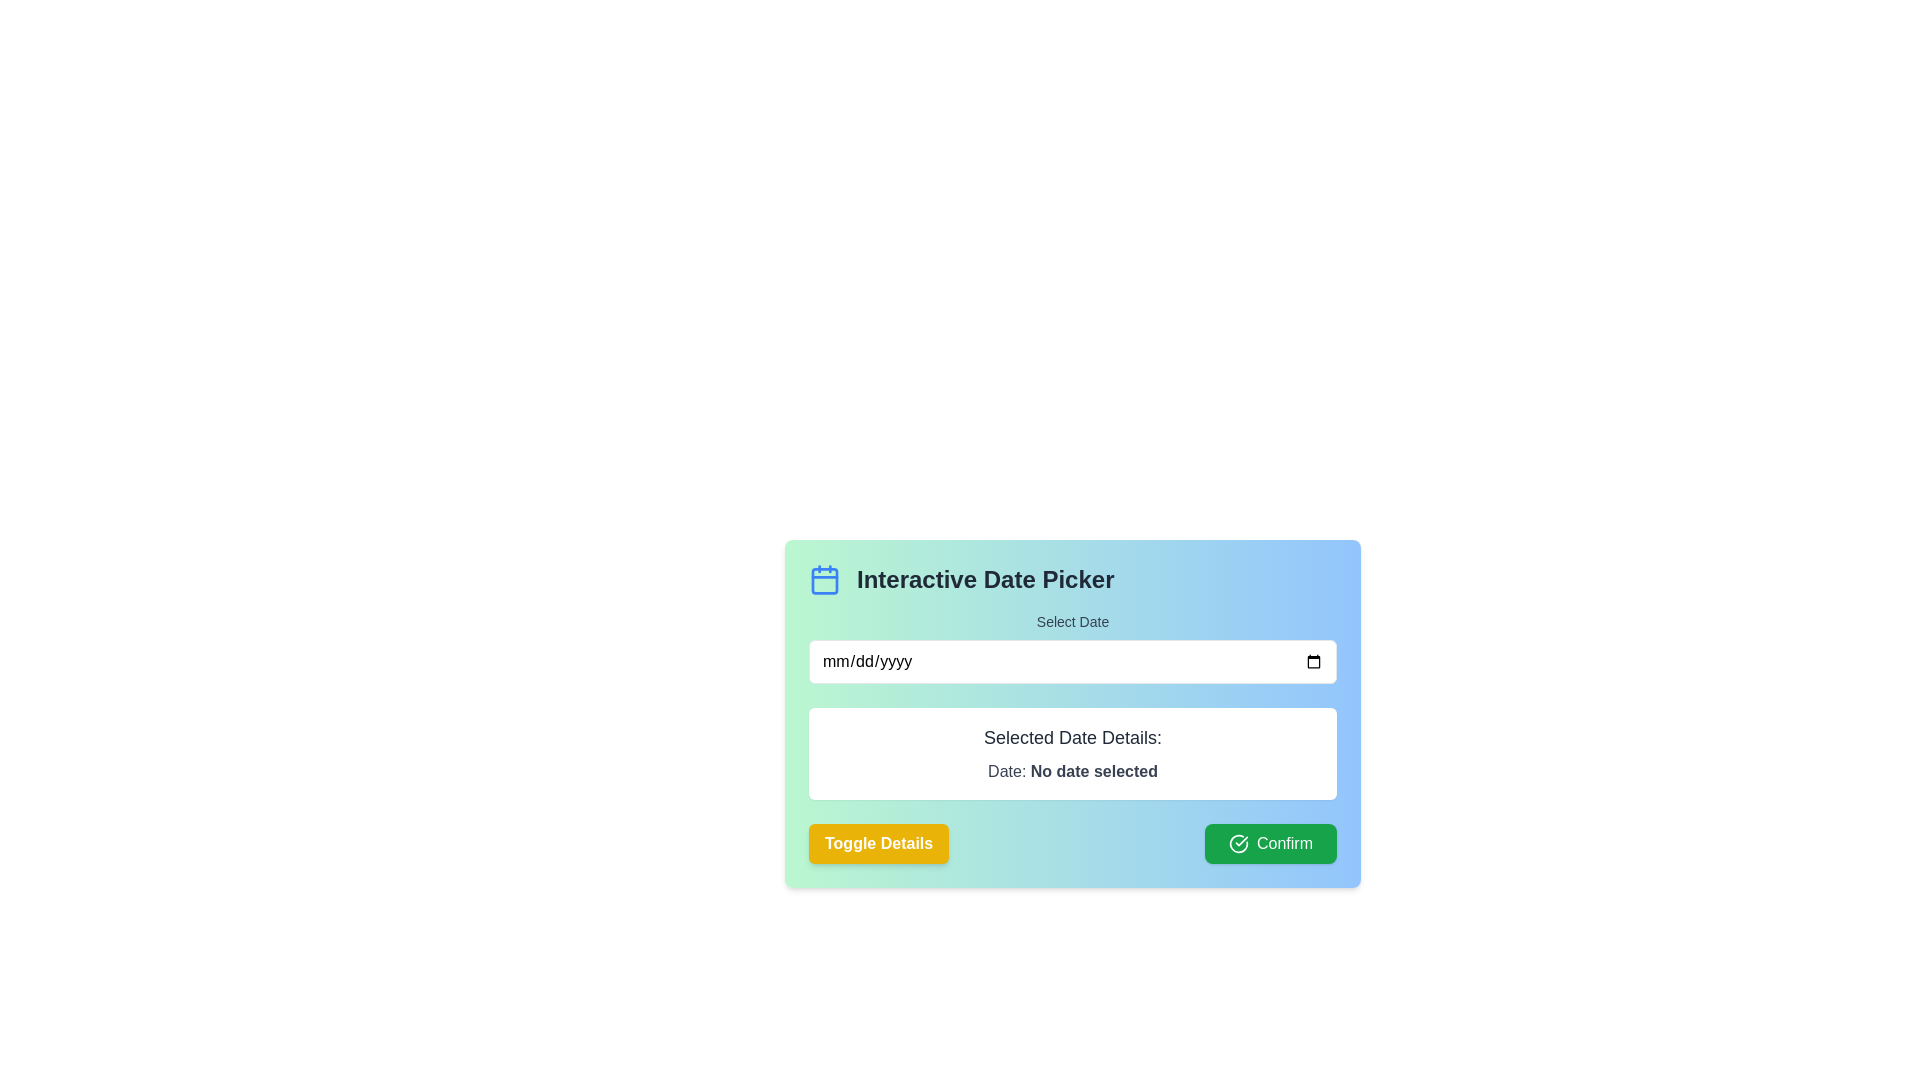  What do you see at coordinates (825, 579) in the screenshot?
I see `the calendar icon located on the left side of the 'Interactive Date Picker' section, which symbolizes the date-picker functionality` at bounding box center [825, 579].